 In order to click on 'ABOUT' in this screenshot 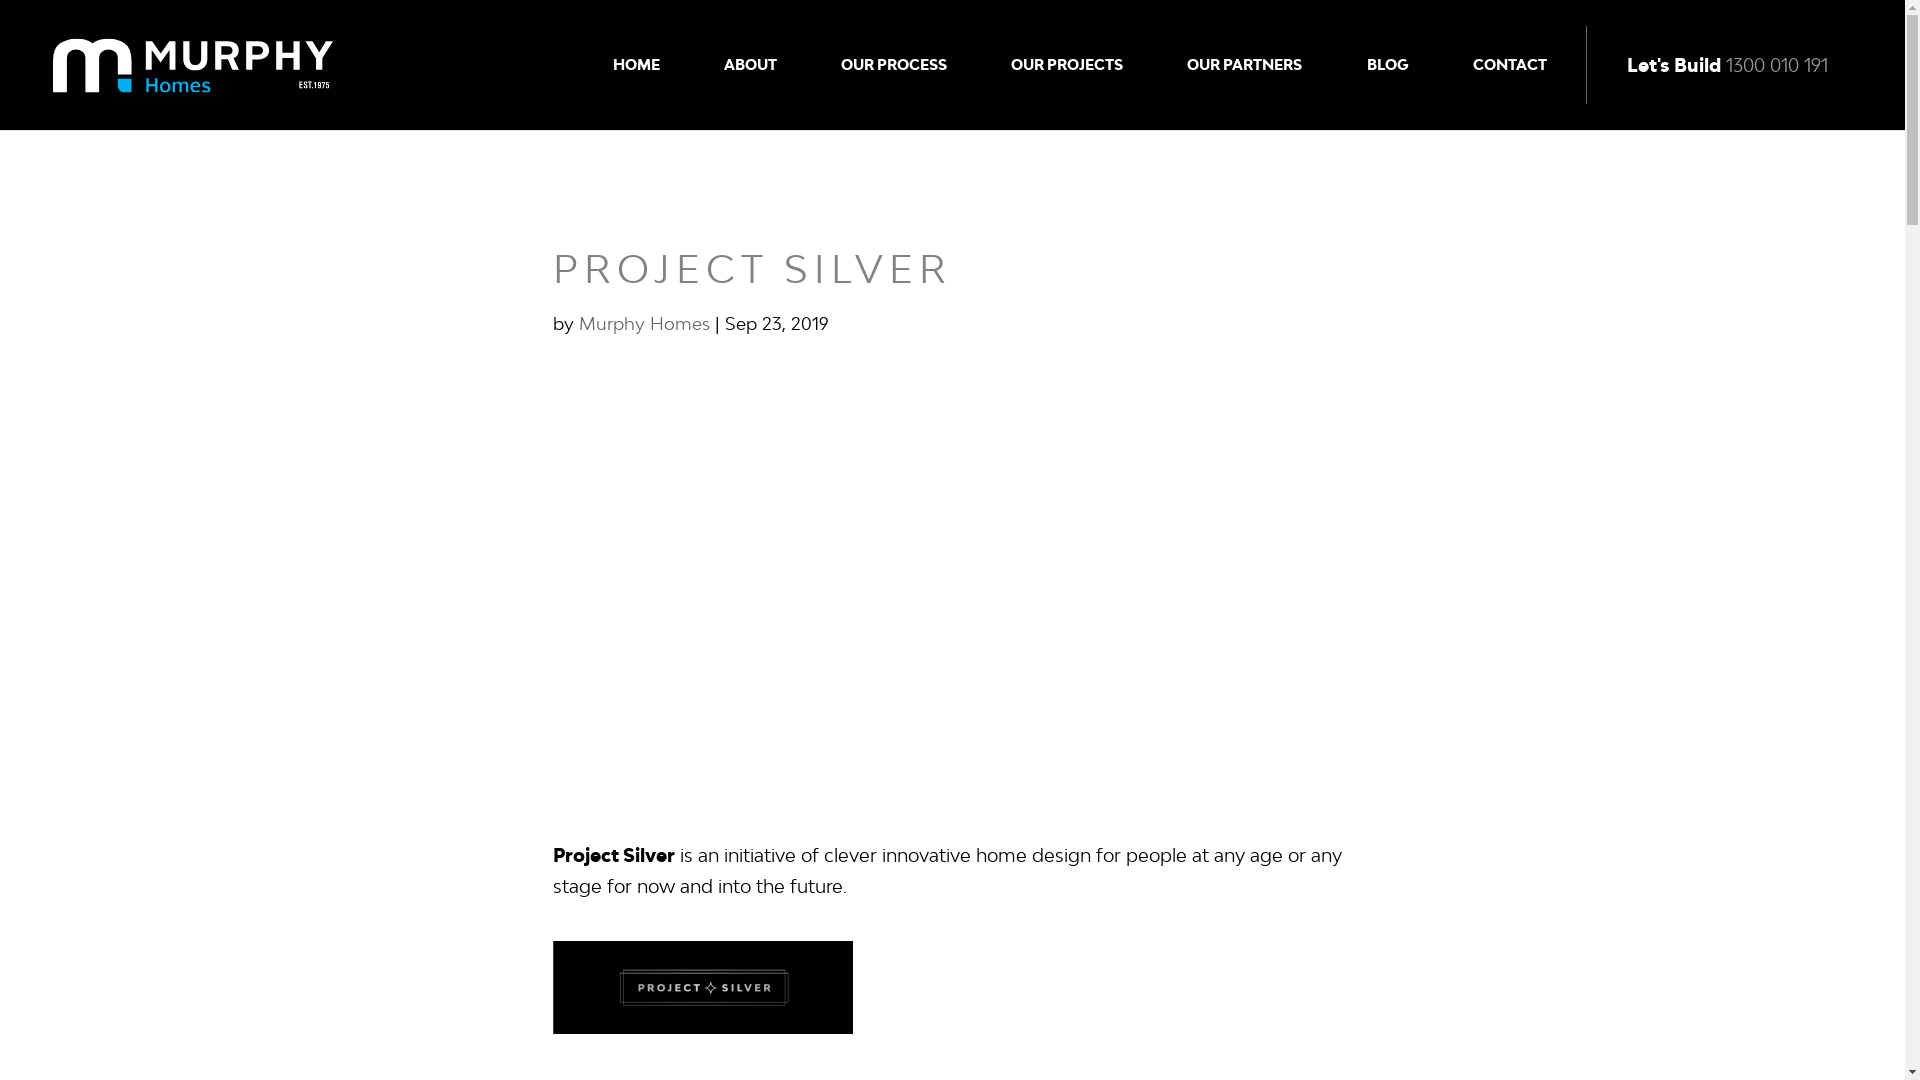, I will do `click(723, 64)`.